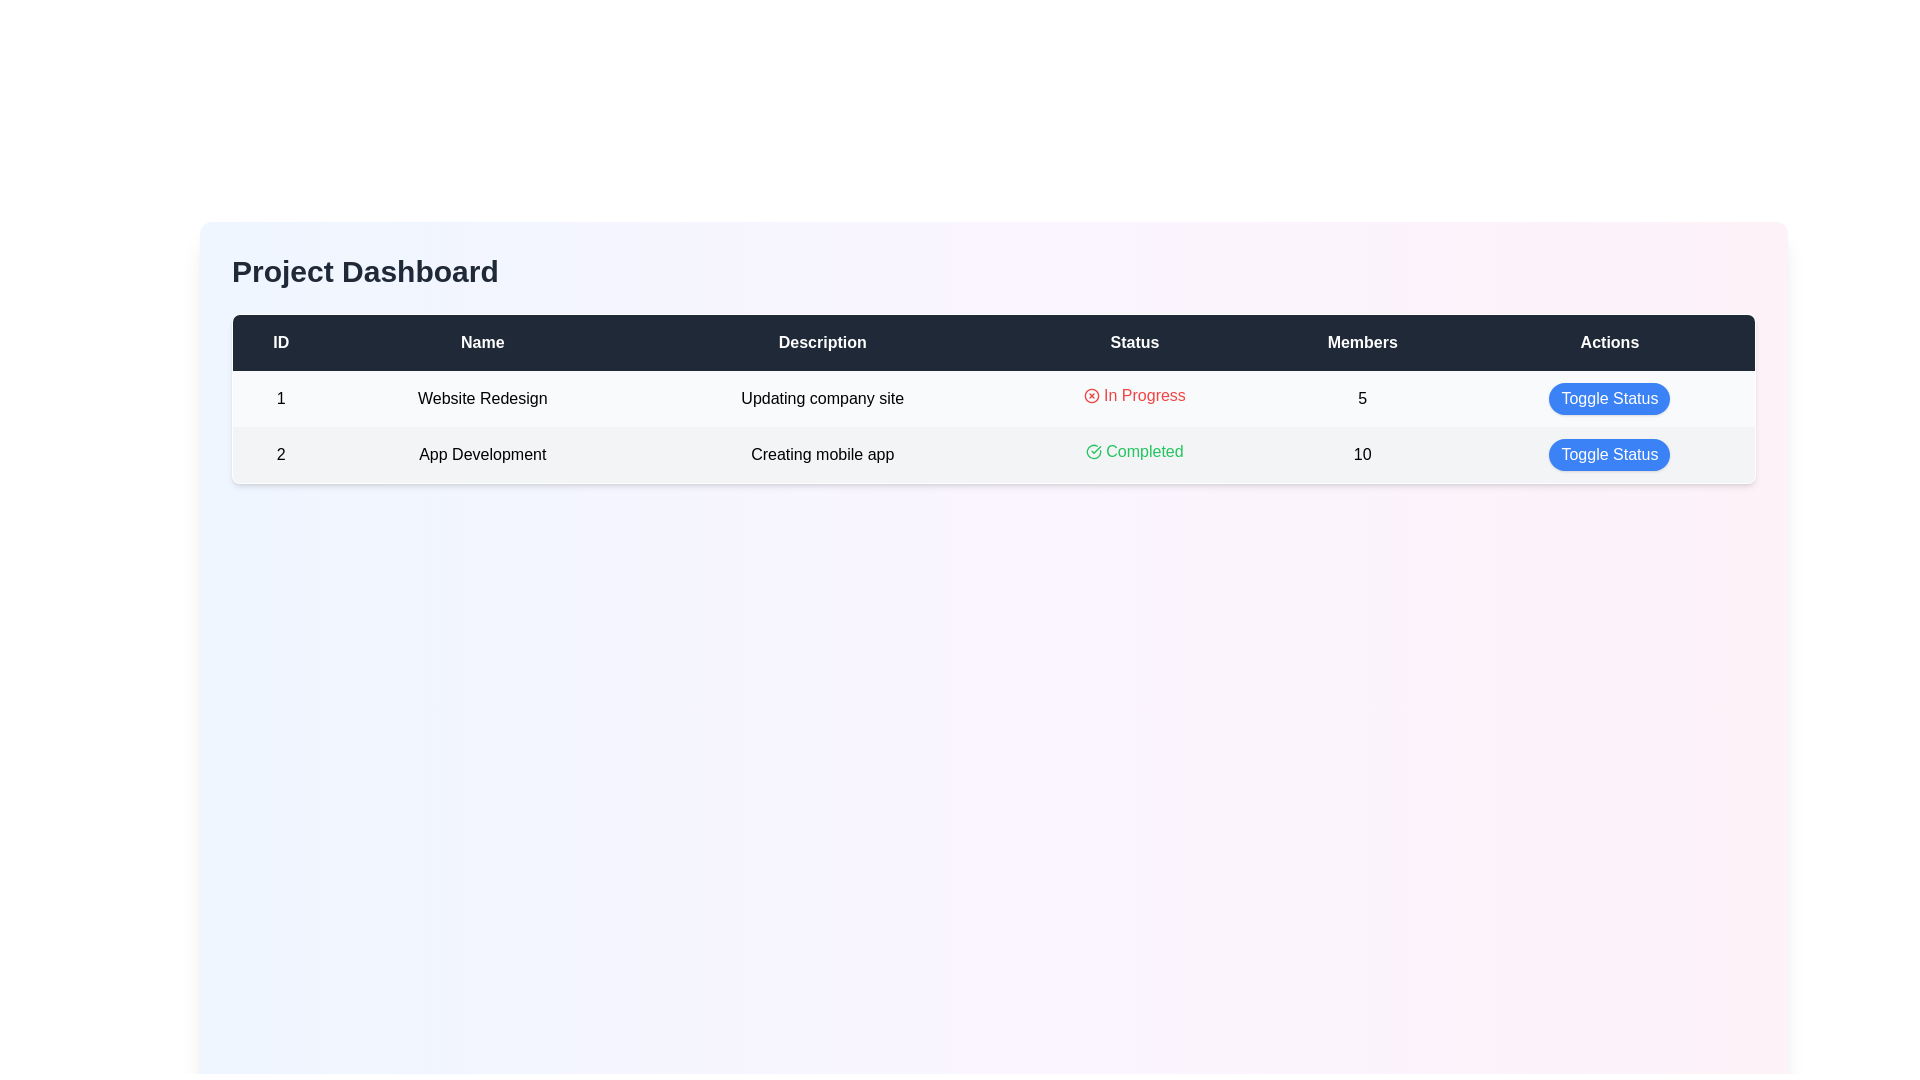 The height and width of the screenshot is (1080, 1920). What do you see at coordinates (1134, 341) in the screenshot?
I see `the Text Label that serves as the fourth column header in the table, indicating the status of items below, positioned between 'Description' and 'Members'` at bounding box center [1134, 341].